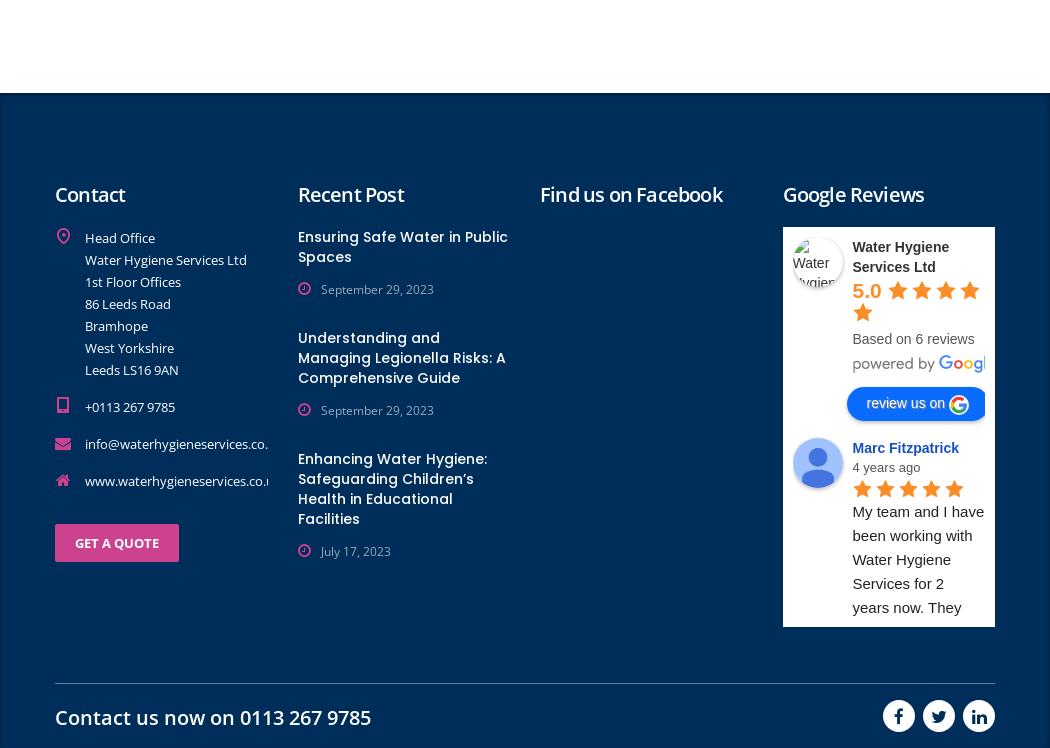  What do you see at coordinates (853, 193) in the screenshot?
I see `'Google Reviews'` at bounding box center [853, 193].